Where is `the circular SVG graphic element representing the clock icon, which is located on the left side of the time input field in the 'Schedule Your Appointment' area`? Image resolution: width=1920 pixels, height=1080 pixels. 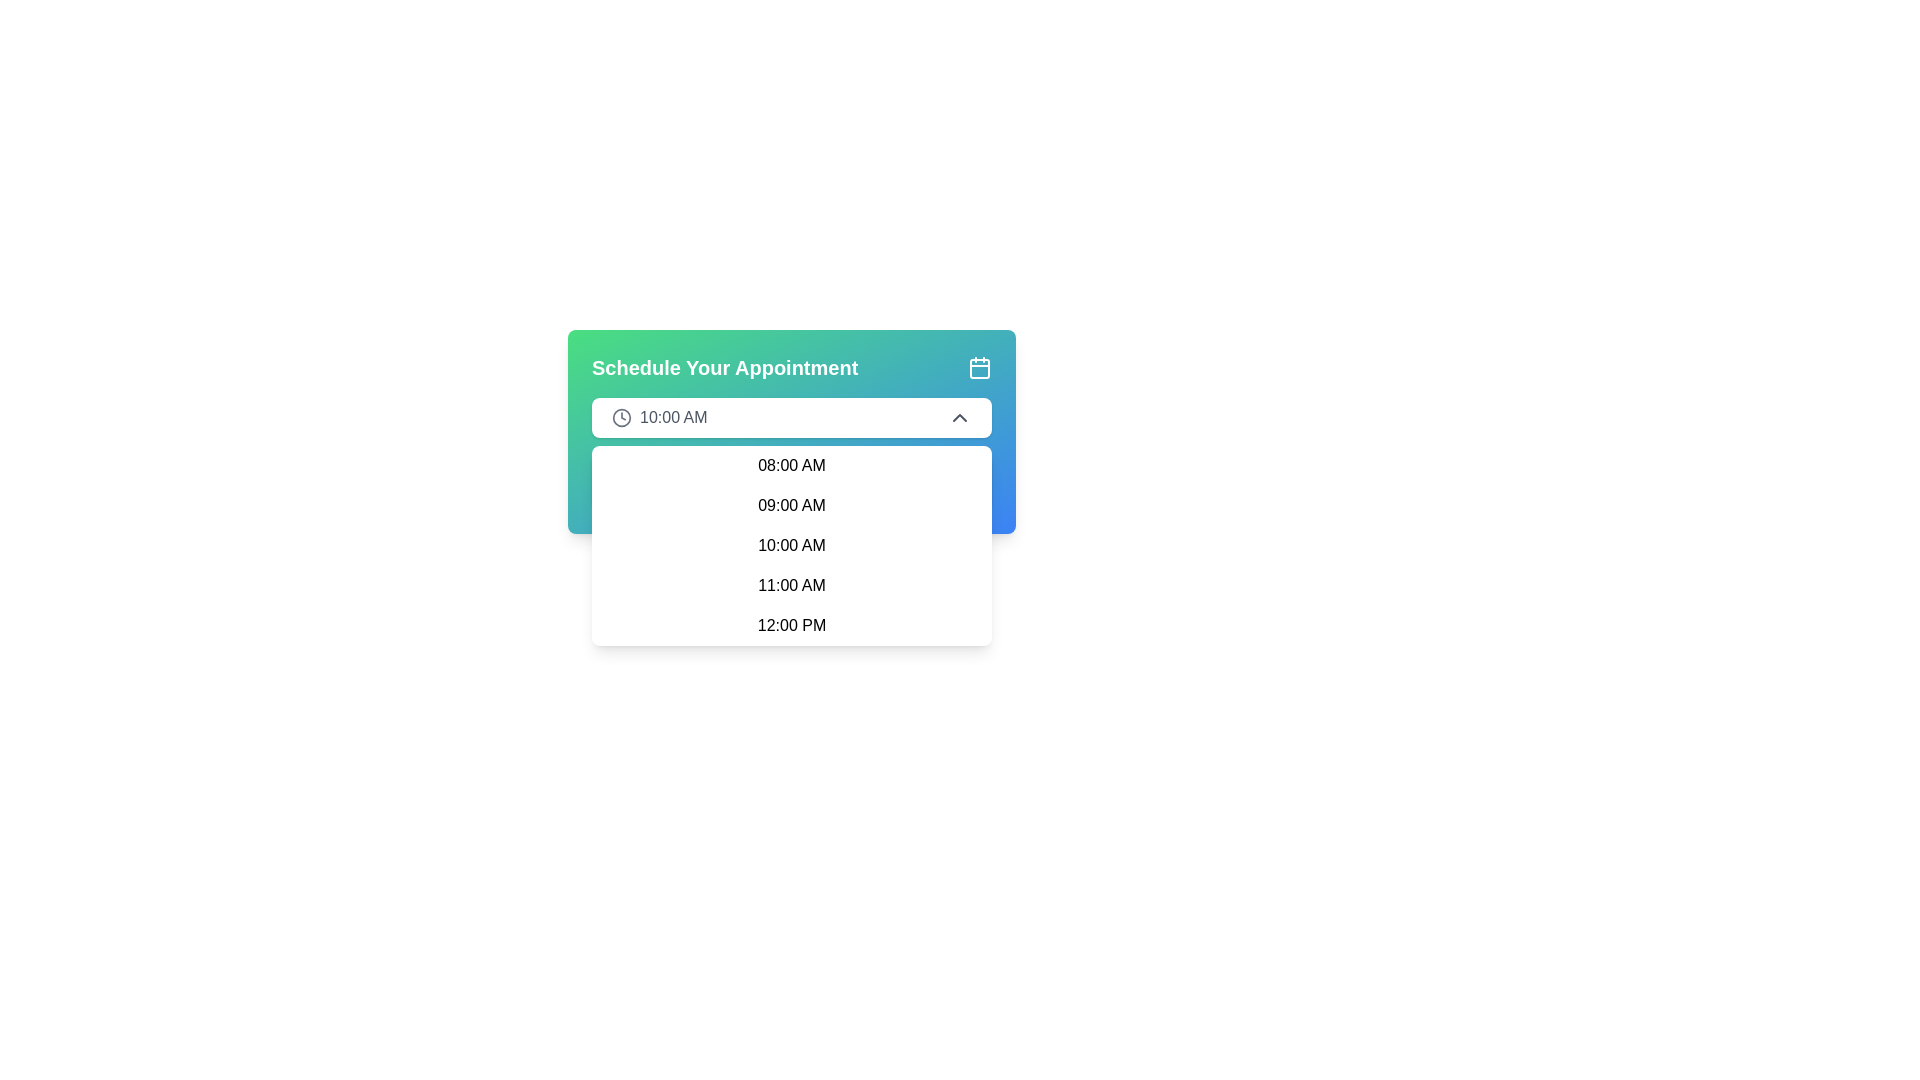 the circular SVG graphic element representing the clock icon, which is located on the left side of the time input field in the 'Schedule Your Appointment' area is located at coordinates (621, 416).